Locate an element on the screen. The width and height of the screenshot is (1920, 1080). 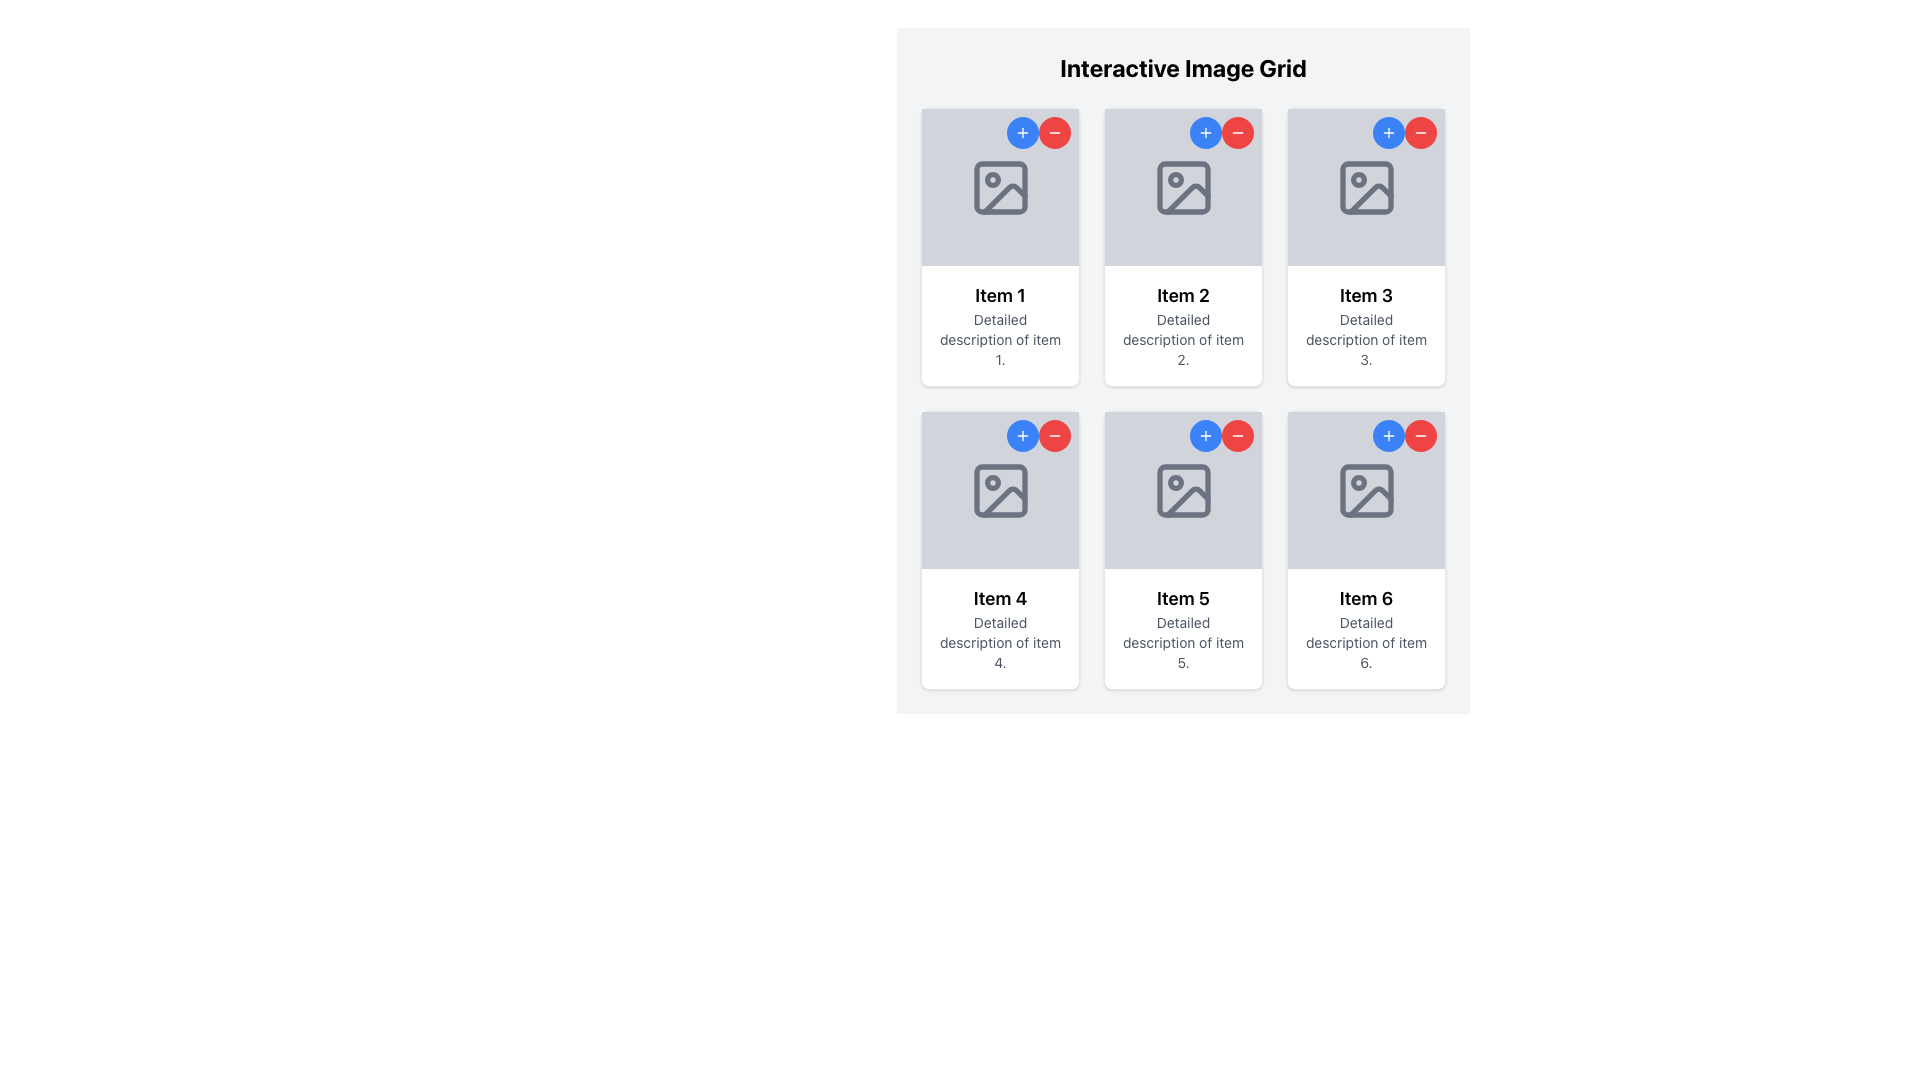
heading text 'Item 2' located at the top of the second card in the grid layout is located at coordinates (1183, 296).